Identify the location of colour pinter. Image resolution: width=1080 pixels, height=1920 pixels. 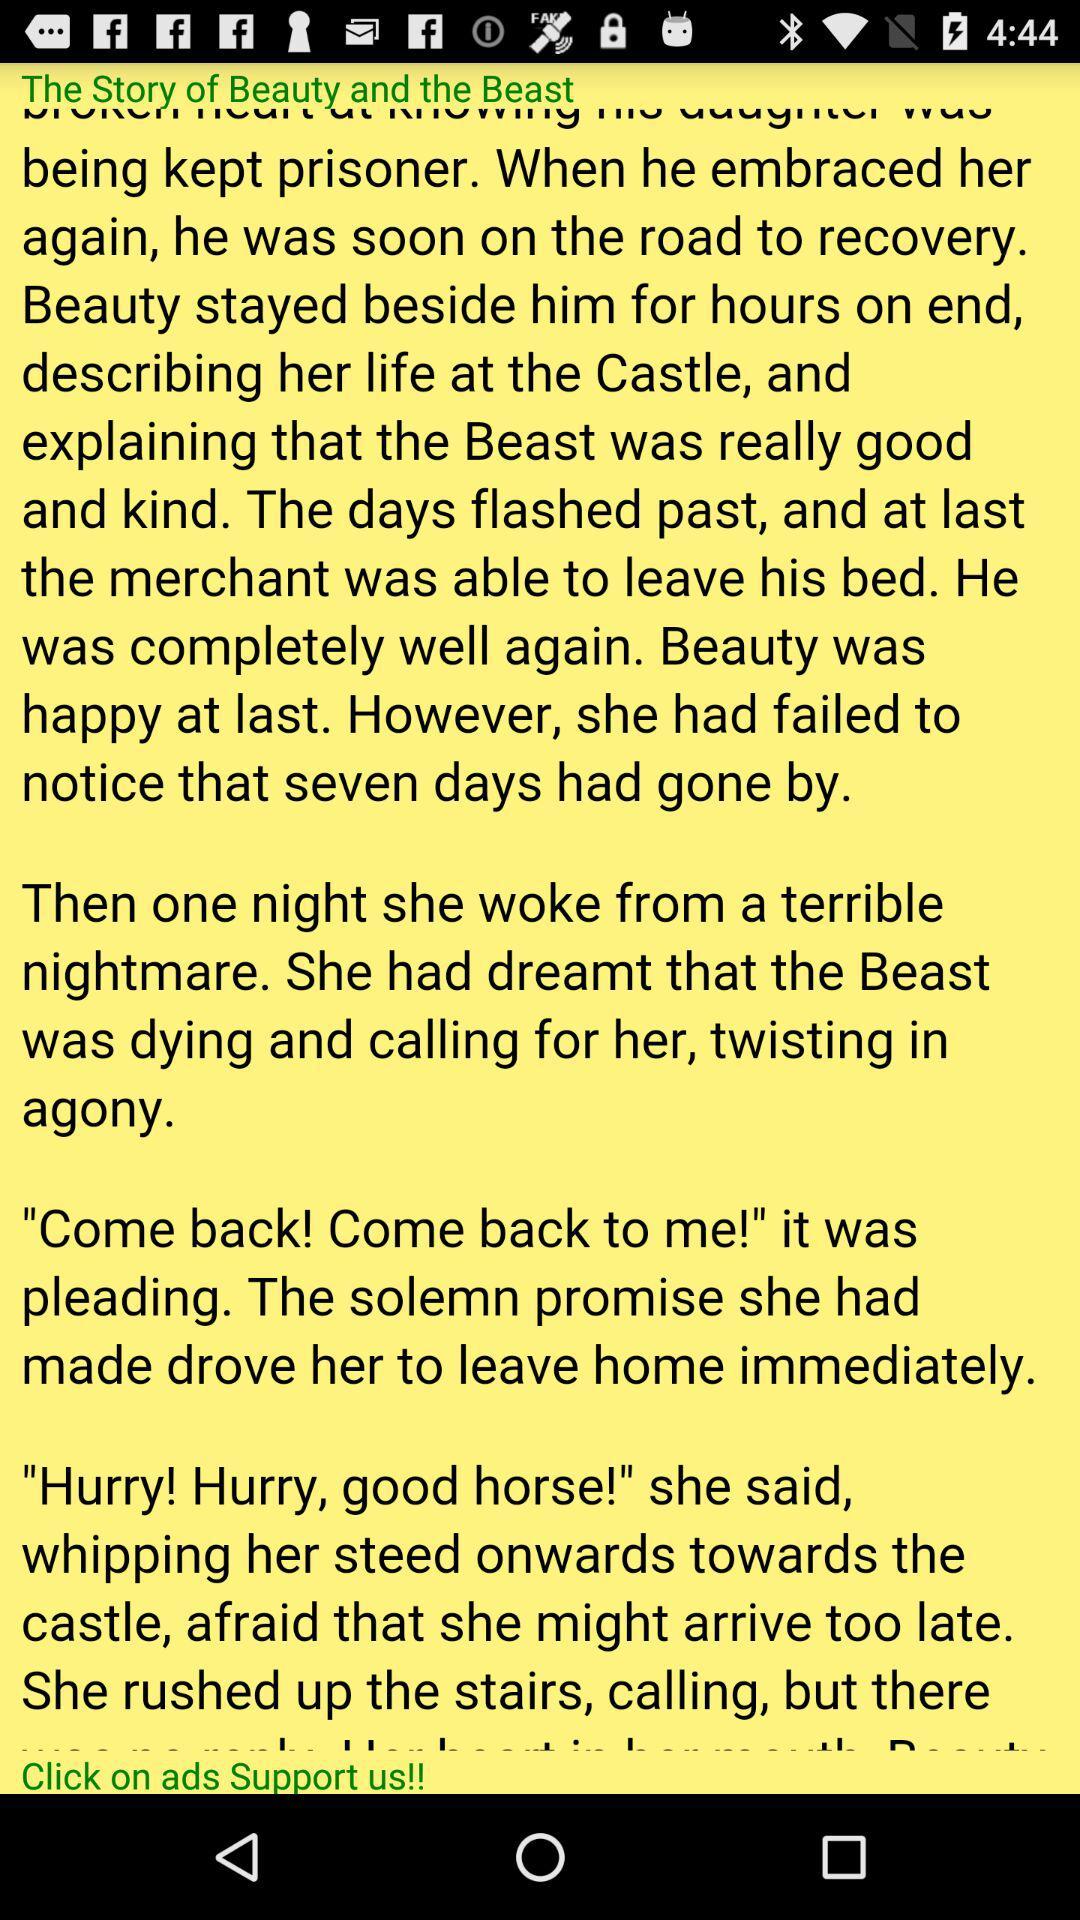
(540, 928).